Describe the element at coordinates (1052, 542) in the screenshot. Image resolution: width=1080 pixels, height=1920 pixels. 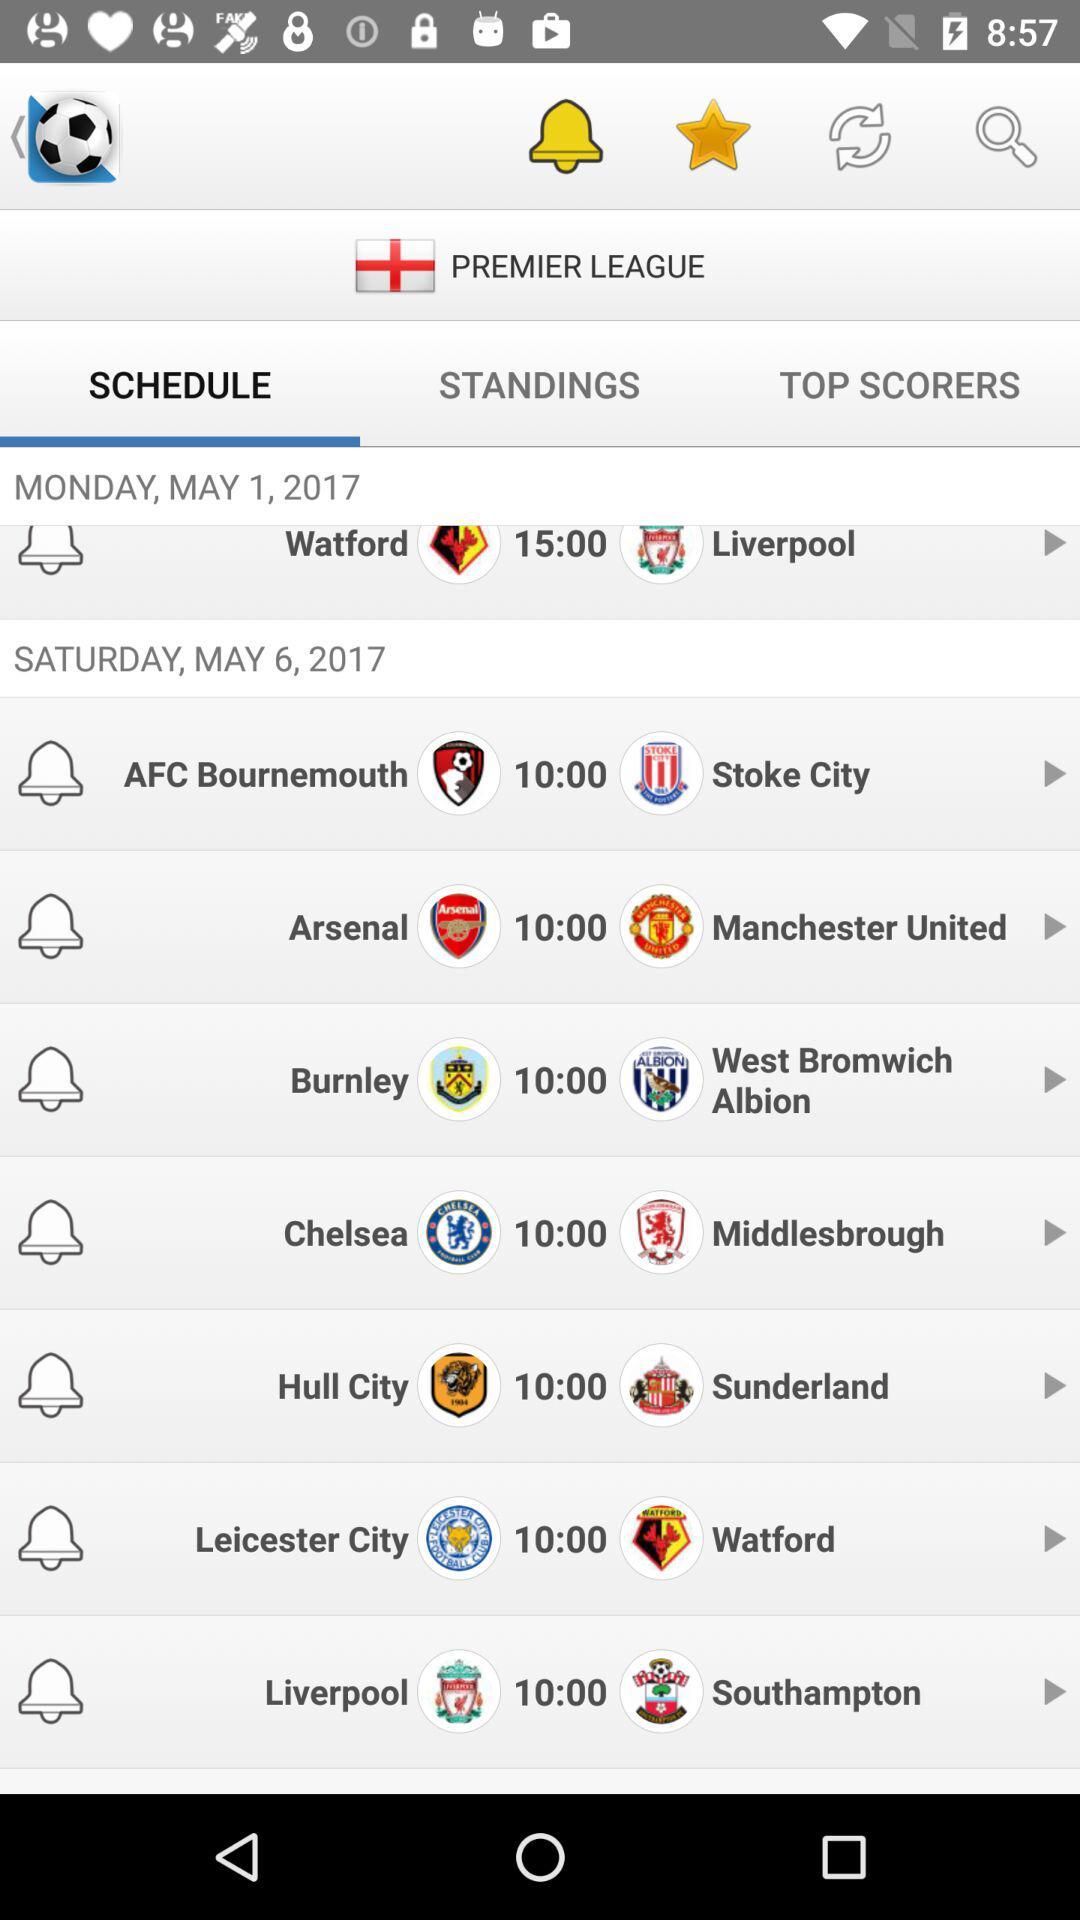
I see `play button which is below top scorers on the page` at that location.